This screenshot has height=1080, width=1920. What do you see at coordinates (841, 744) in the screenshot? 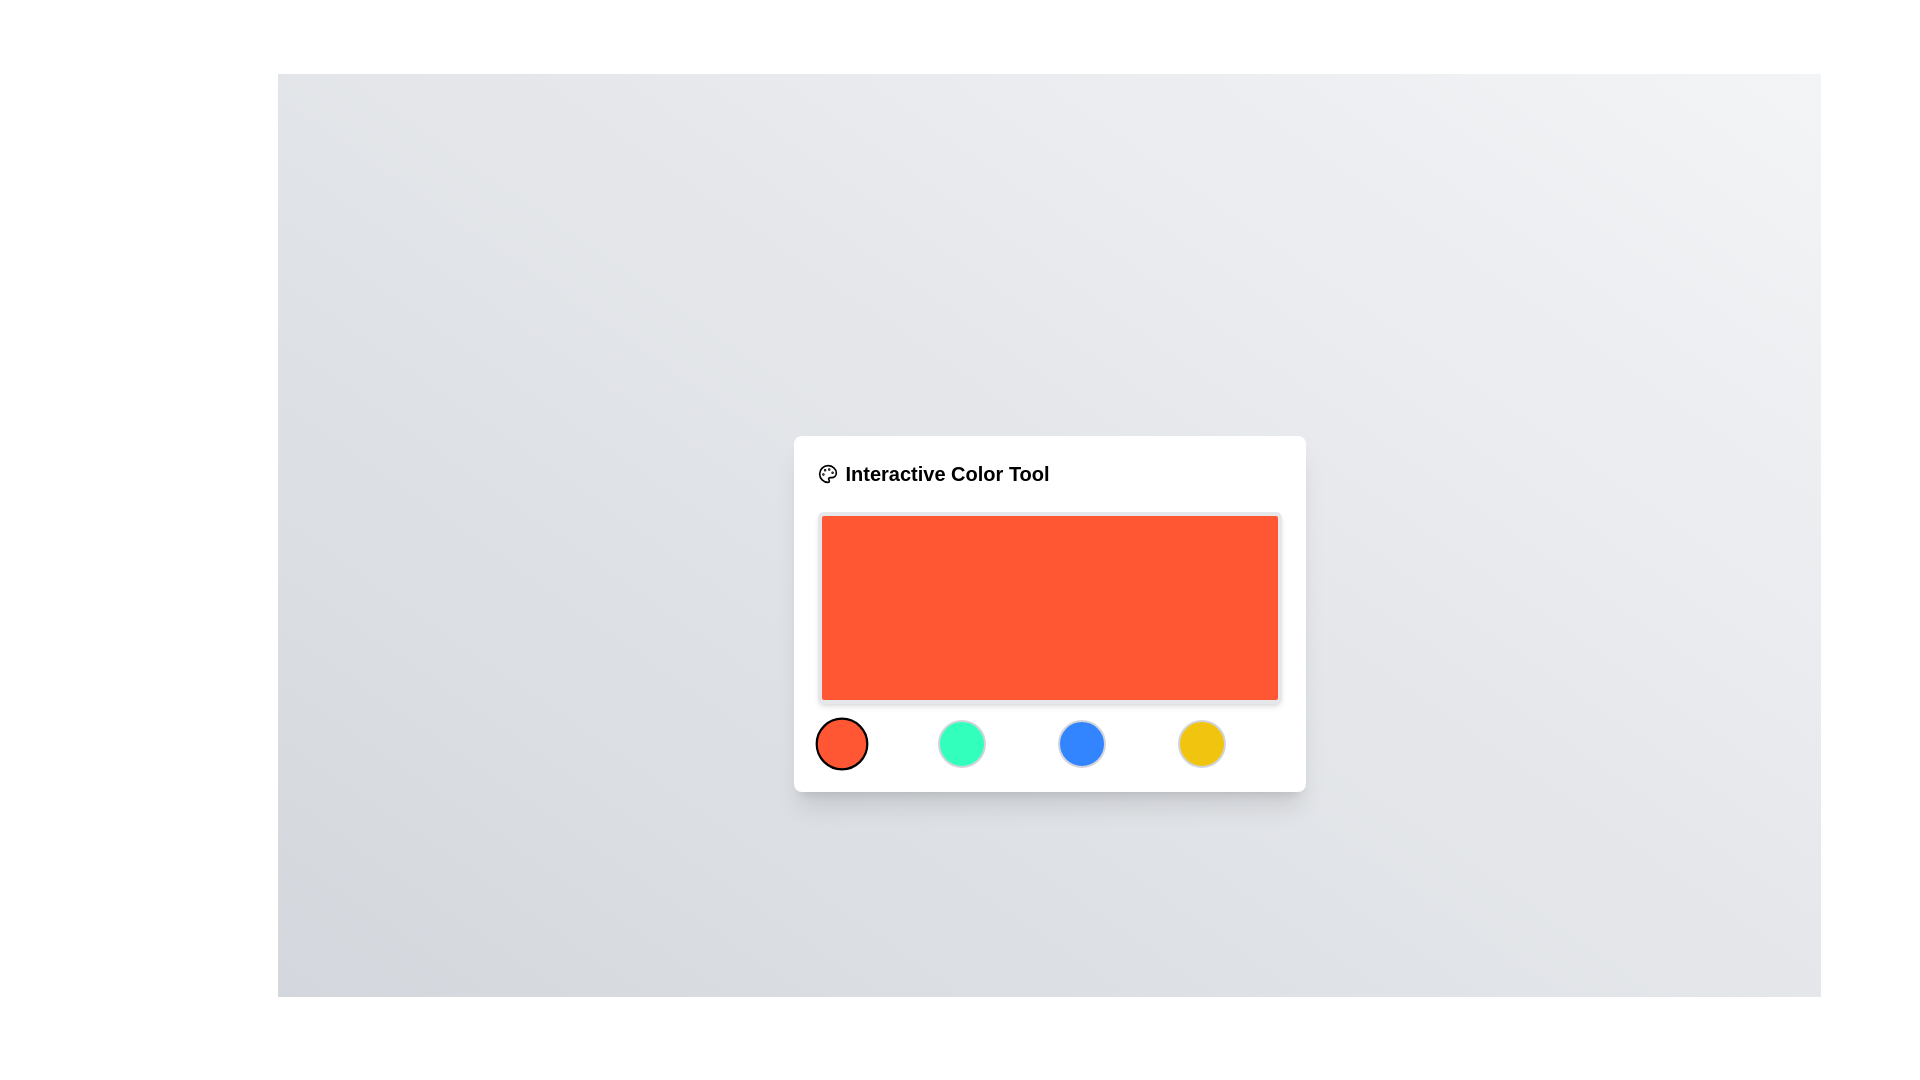
I see `the vibrant orange circular color selection button located at the bottom-left corner of the card interface` at bounding box center [841, 744].